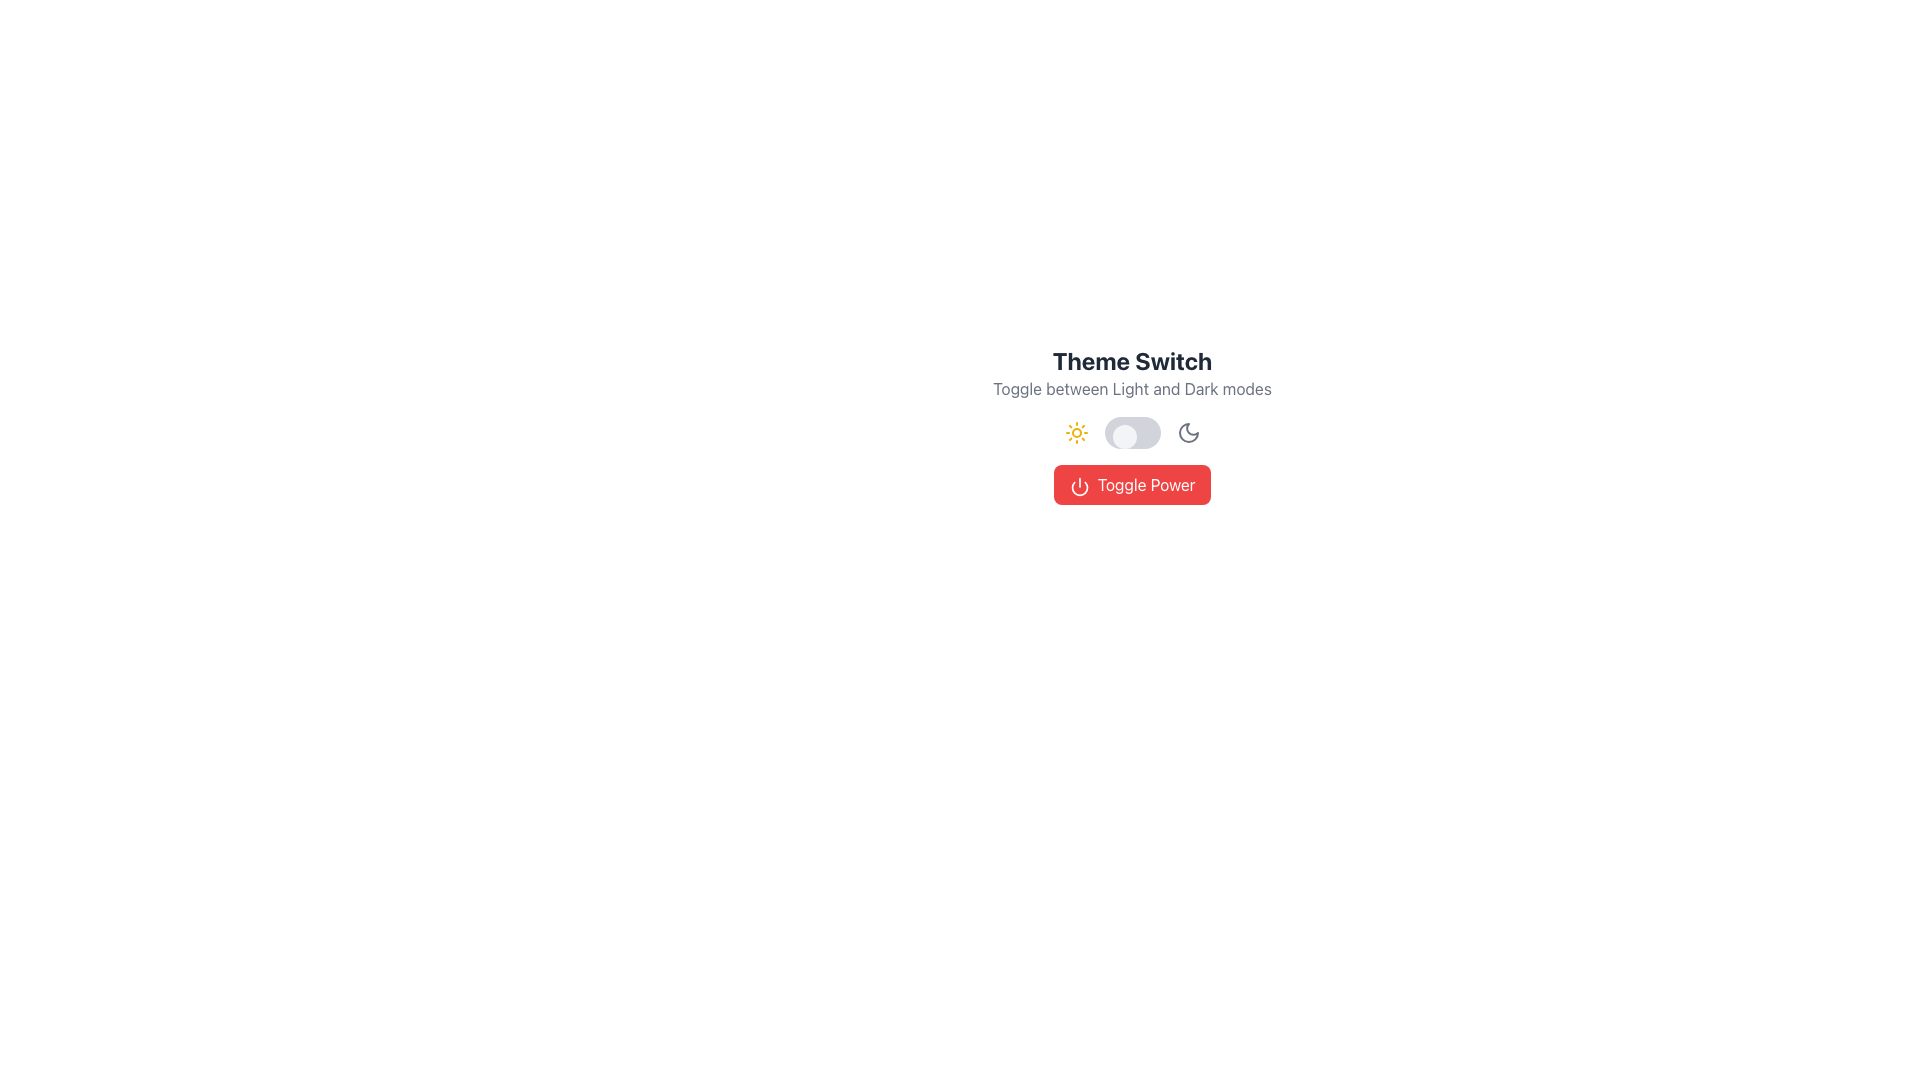 The width and height of the screenshot is (1920, 1080). What do you see at coordinates (1132, 389) in the screenshot?
I see `the text label that reads 'Toggle between Light and Dark modes', which is styled in gray and located beneath the 'Theme Switch' heading` at bounding box center [1132, 389].